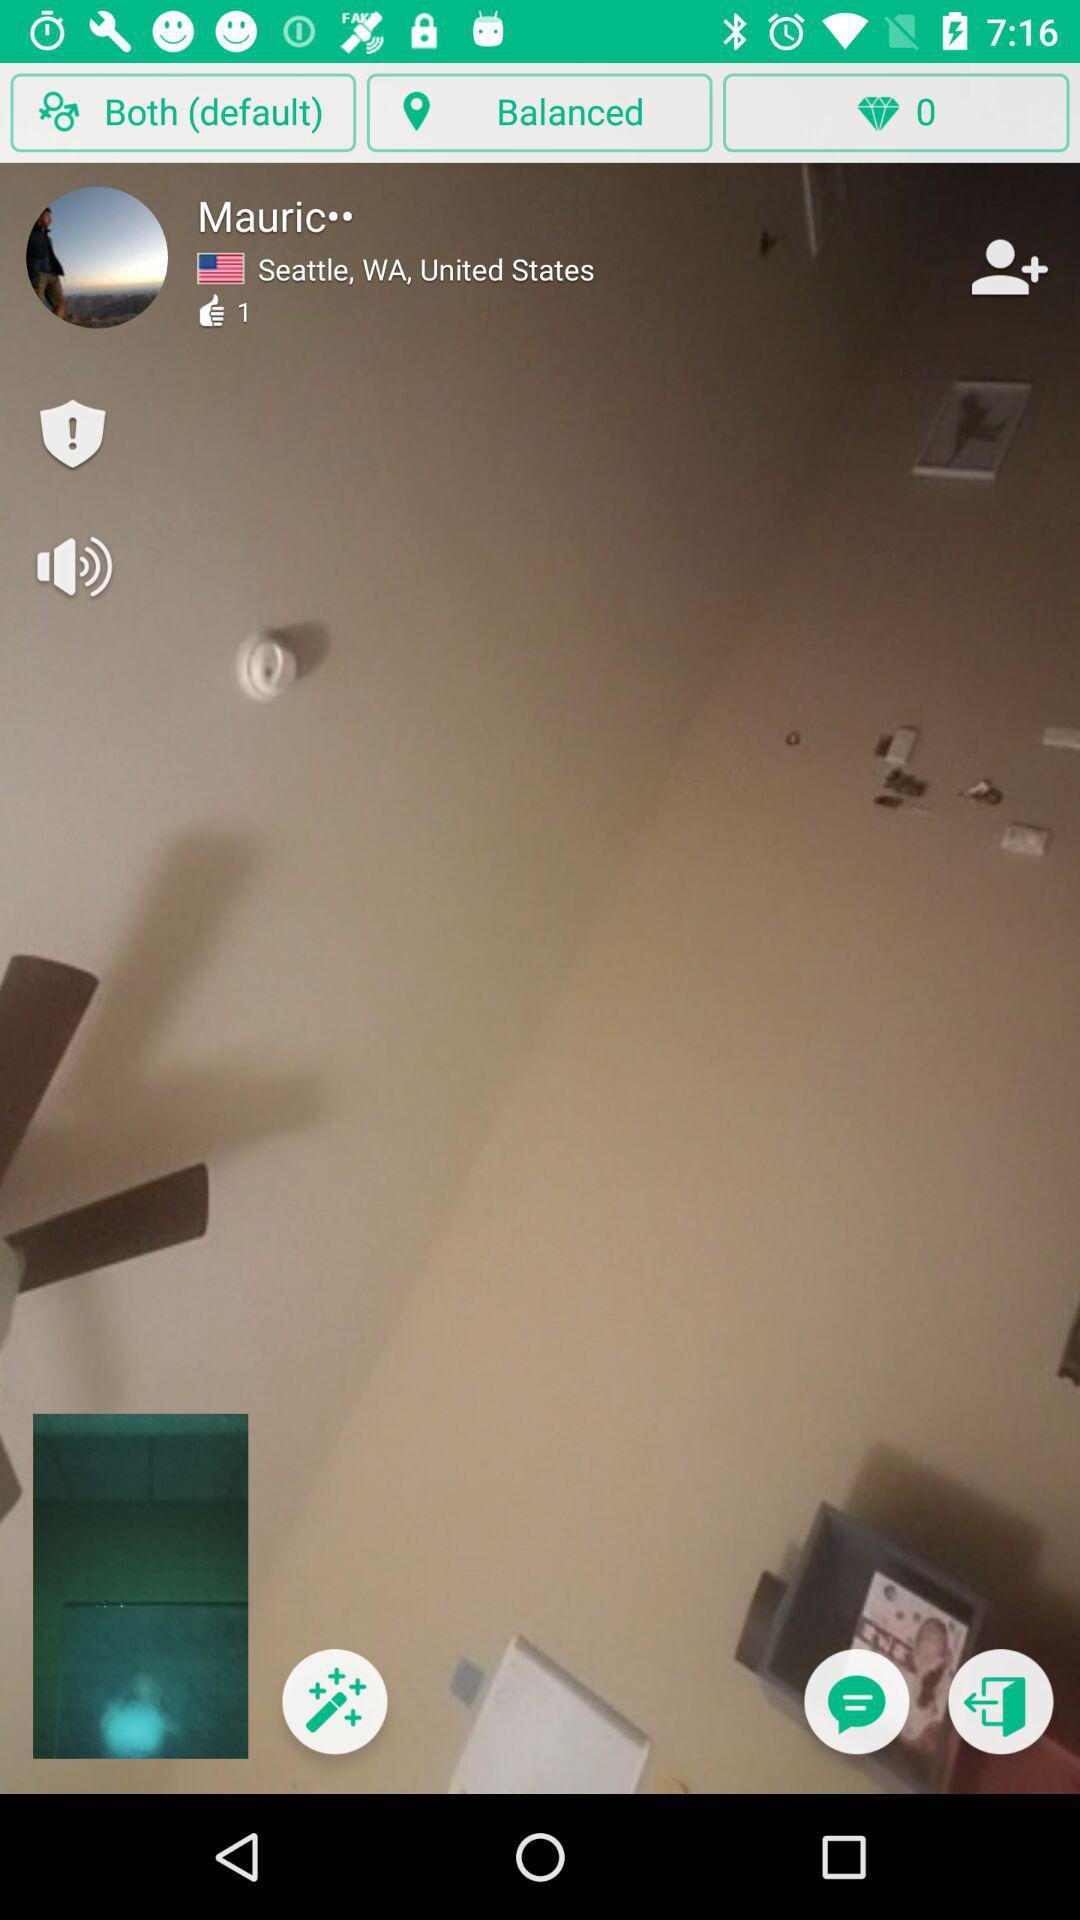 The height and width of the screenshot is (1920, 1080). I want to click on the warning icon, so click(71, 434).